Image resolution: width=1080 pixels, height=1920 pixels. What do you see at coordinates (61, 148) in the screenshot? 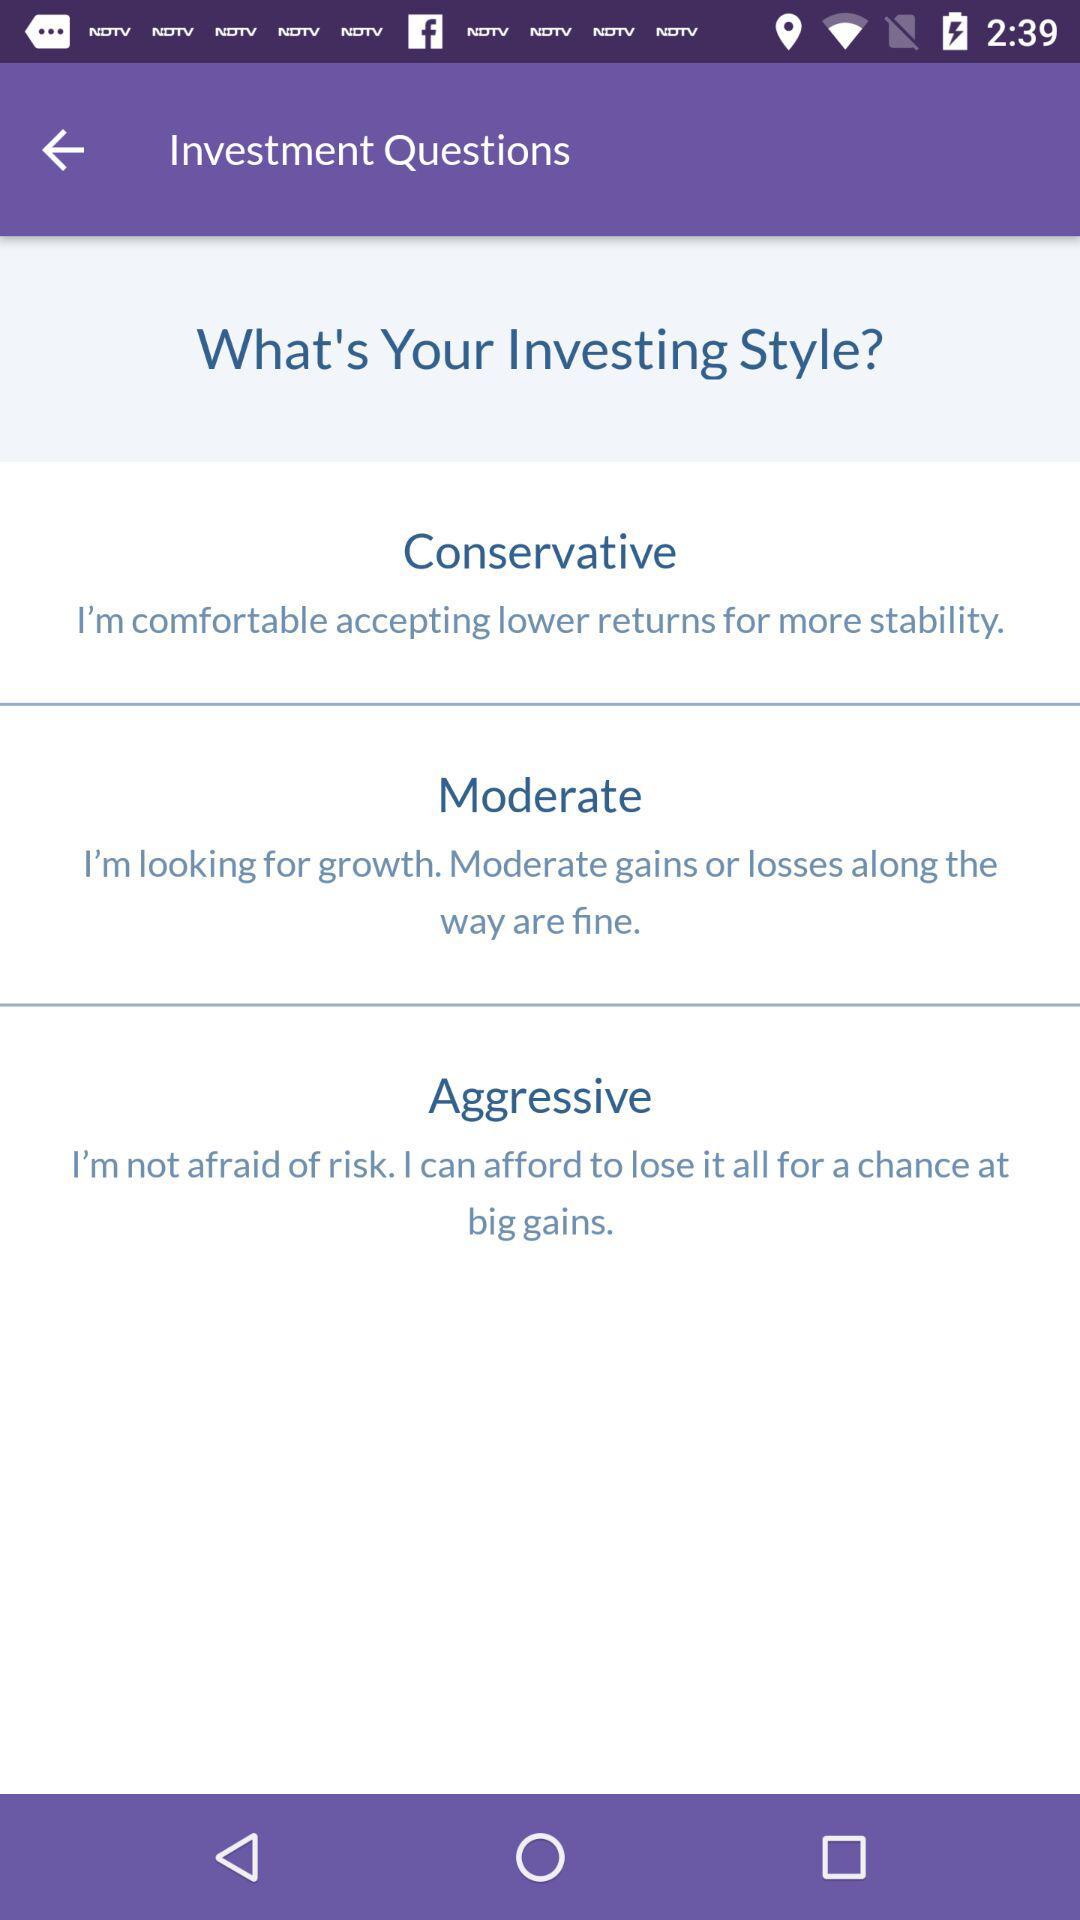
I see `the arrow_backward icon` at bounding box center [61, 148].